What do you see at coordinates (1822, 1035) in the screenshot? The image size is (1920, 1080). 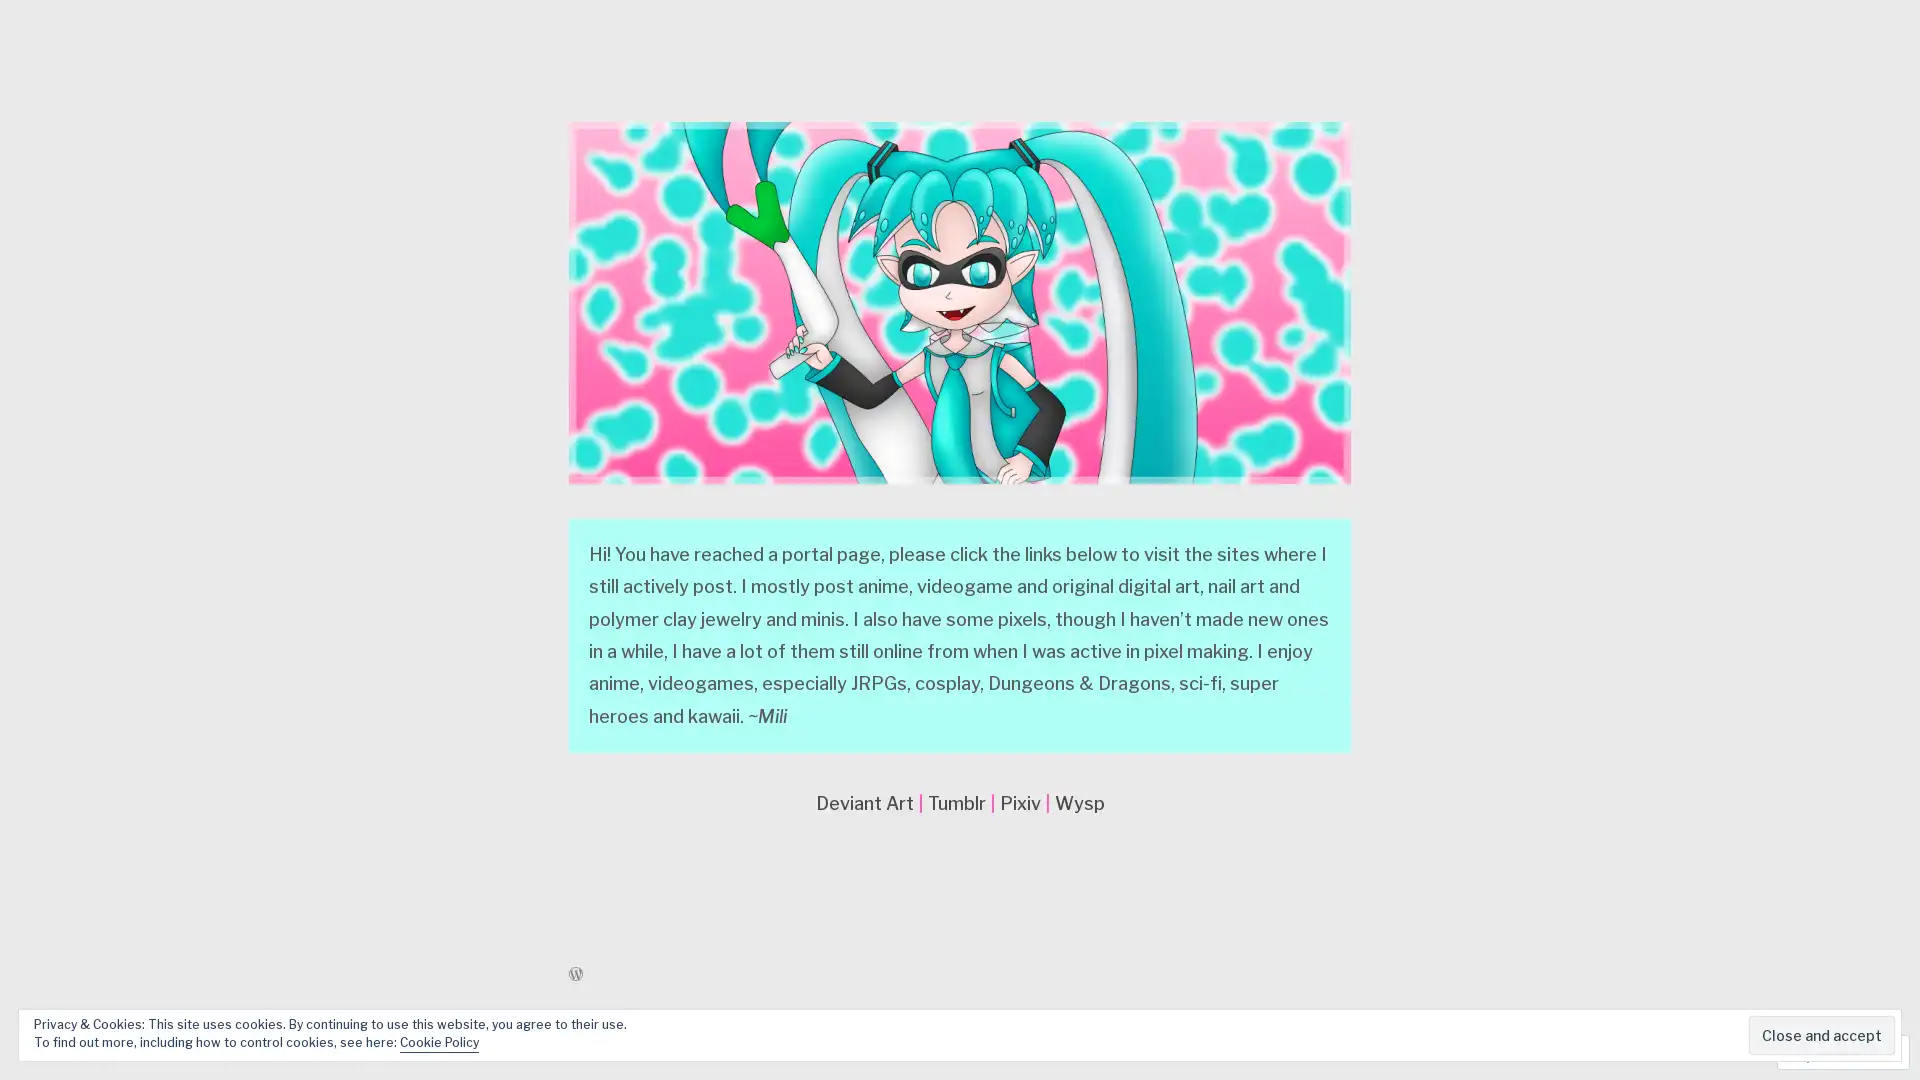 I see `Close and accept` at bounding box center [1822, 1035].